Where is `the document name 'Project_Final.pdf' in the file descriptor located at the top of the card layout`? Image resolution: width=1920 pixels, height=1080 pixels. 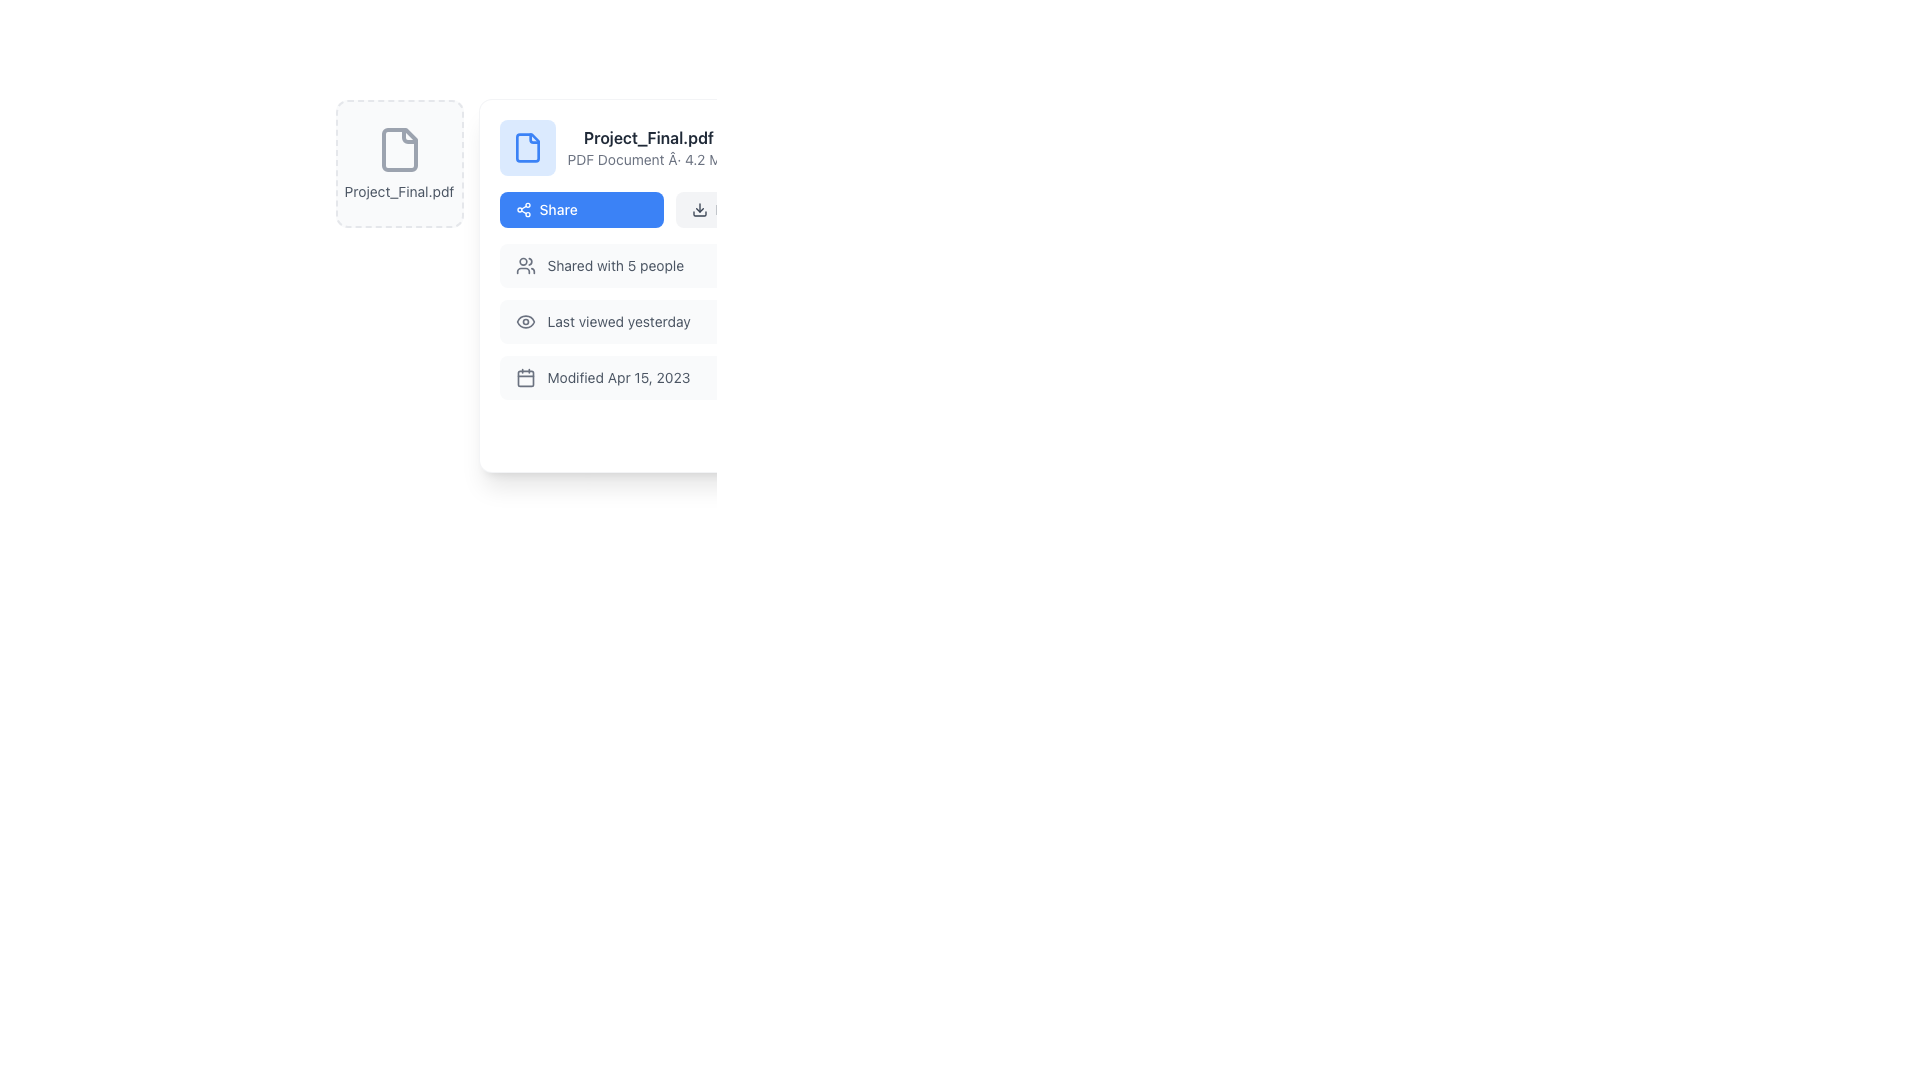 the document name 'Project_Final.pdf' in the file descriptor located at the top of the card layout is located at coordinates (669, 146).